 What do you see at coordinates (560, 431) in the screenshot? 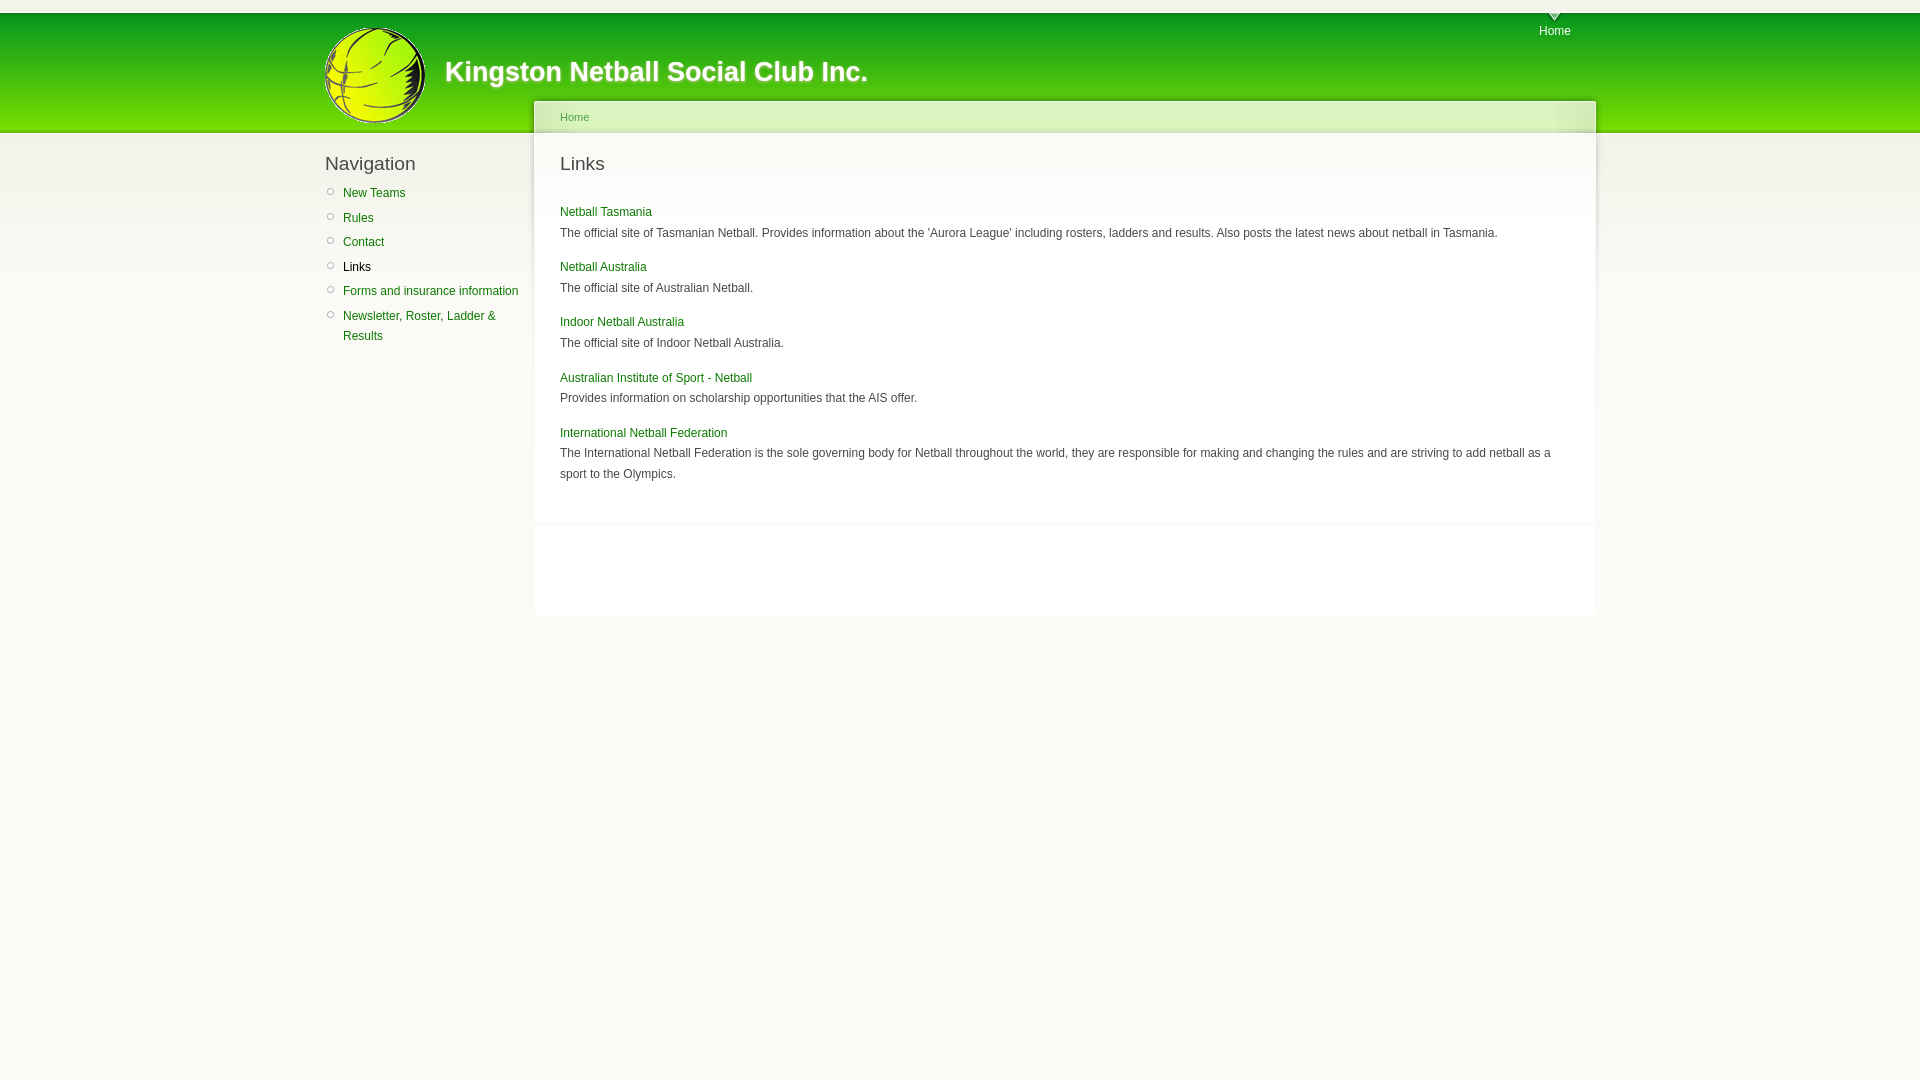
I see `'International Netball Federation'` at bounding box center [560, 431].